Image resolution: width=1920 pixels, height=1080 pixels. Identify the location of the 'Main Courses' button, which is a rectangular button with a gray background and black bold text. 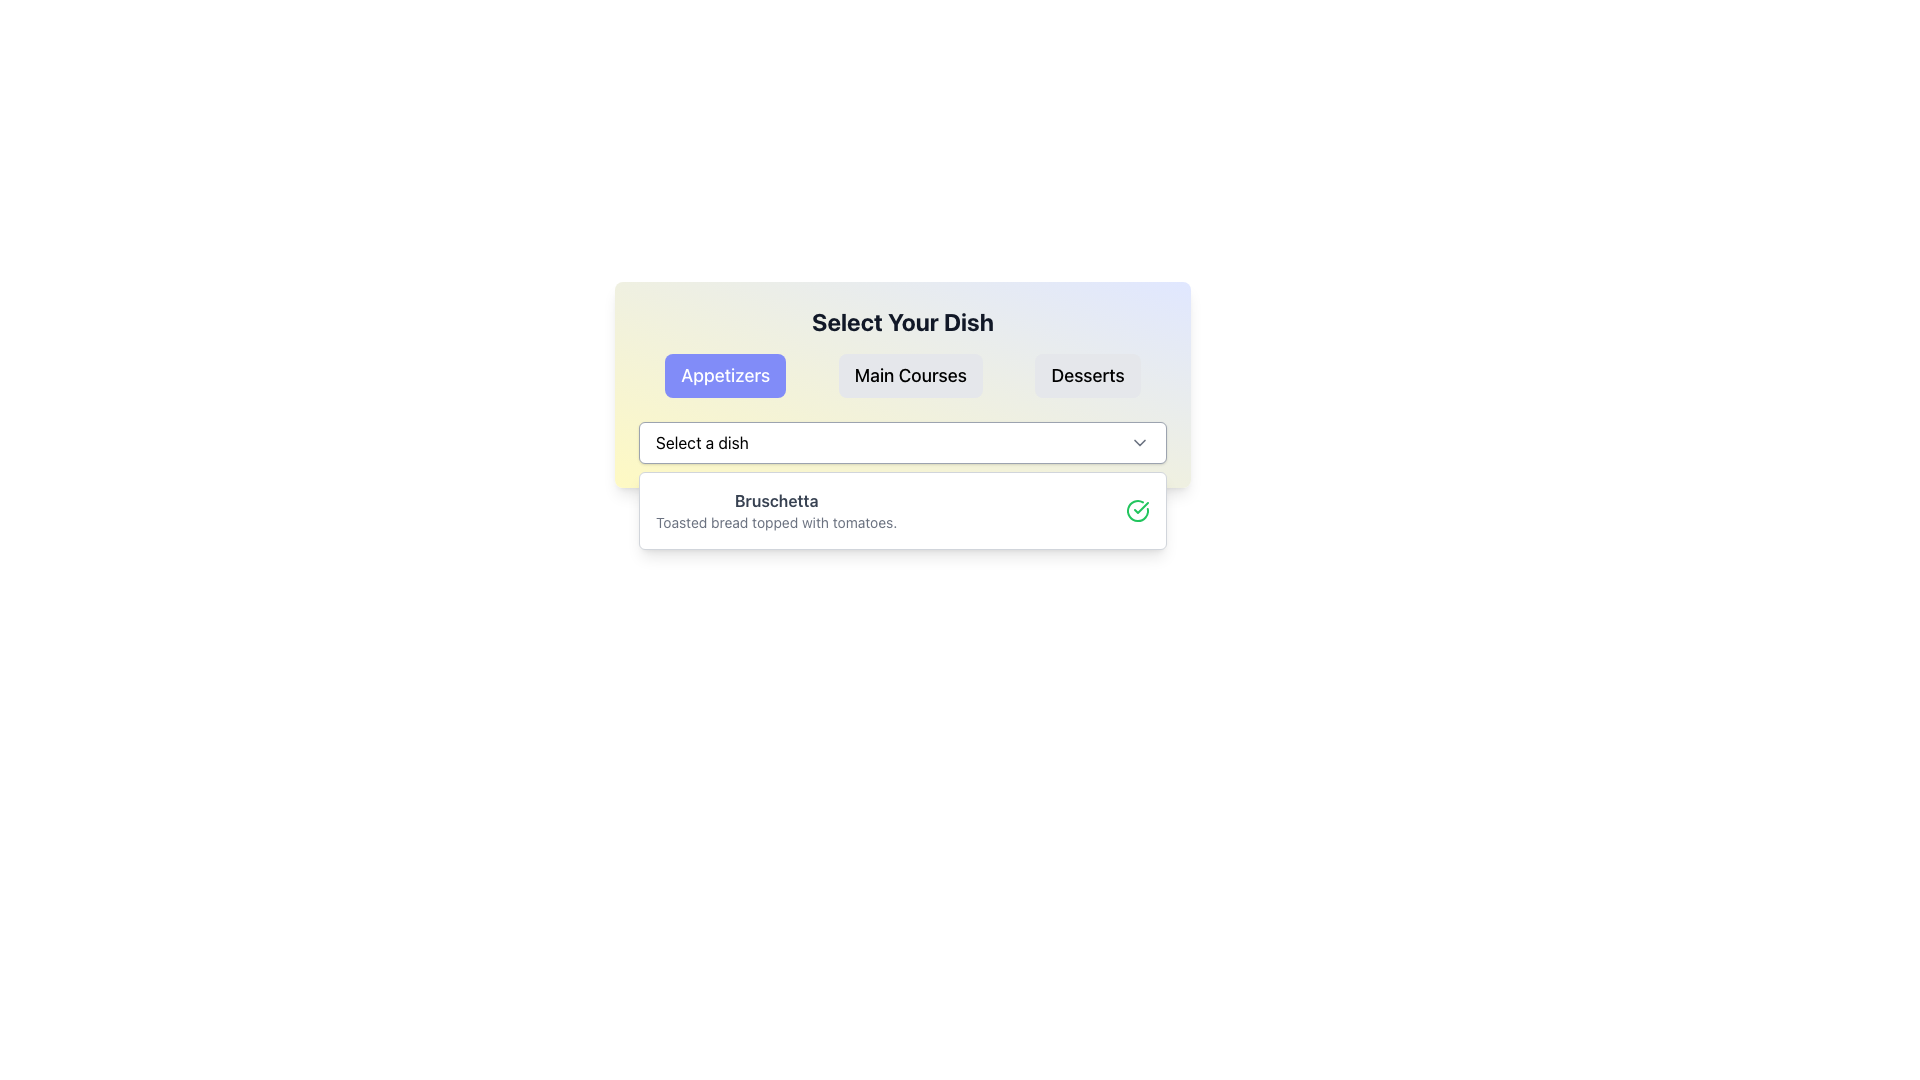
(909, 375).